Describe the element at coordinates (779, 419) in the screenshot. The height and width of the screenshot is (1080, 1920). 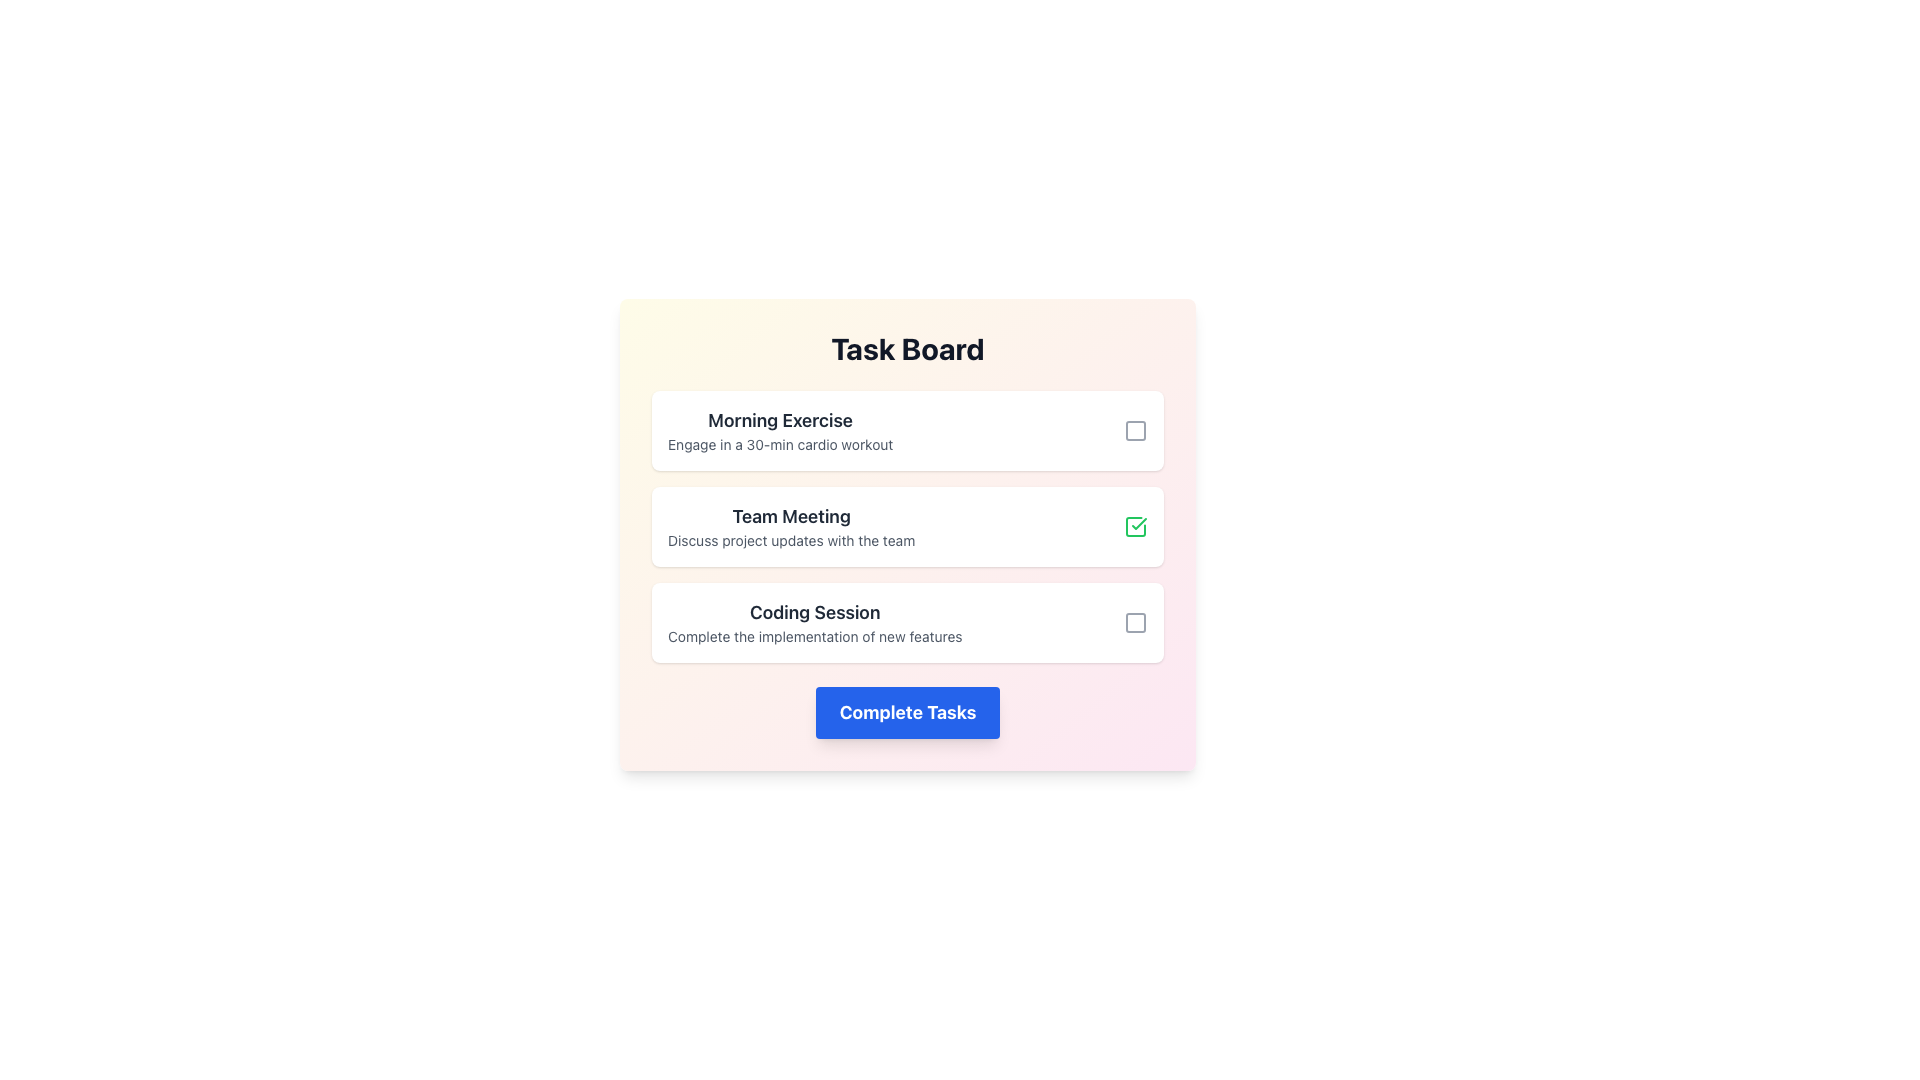
I see `the text label that serves as the title for the task, positioned above the subtitle 'Engage in a 30-min cardio workout' and to the left of the checkbox in the first task section under the 'Task Board'` at that location.